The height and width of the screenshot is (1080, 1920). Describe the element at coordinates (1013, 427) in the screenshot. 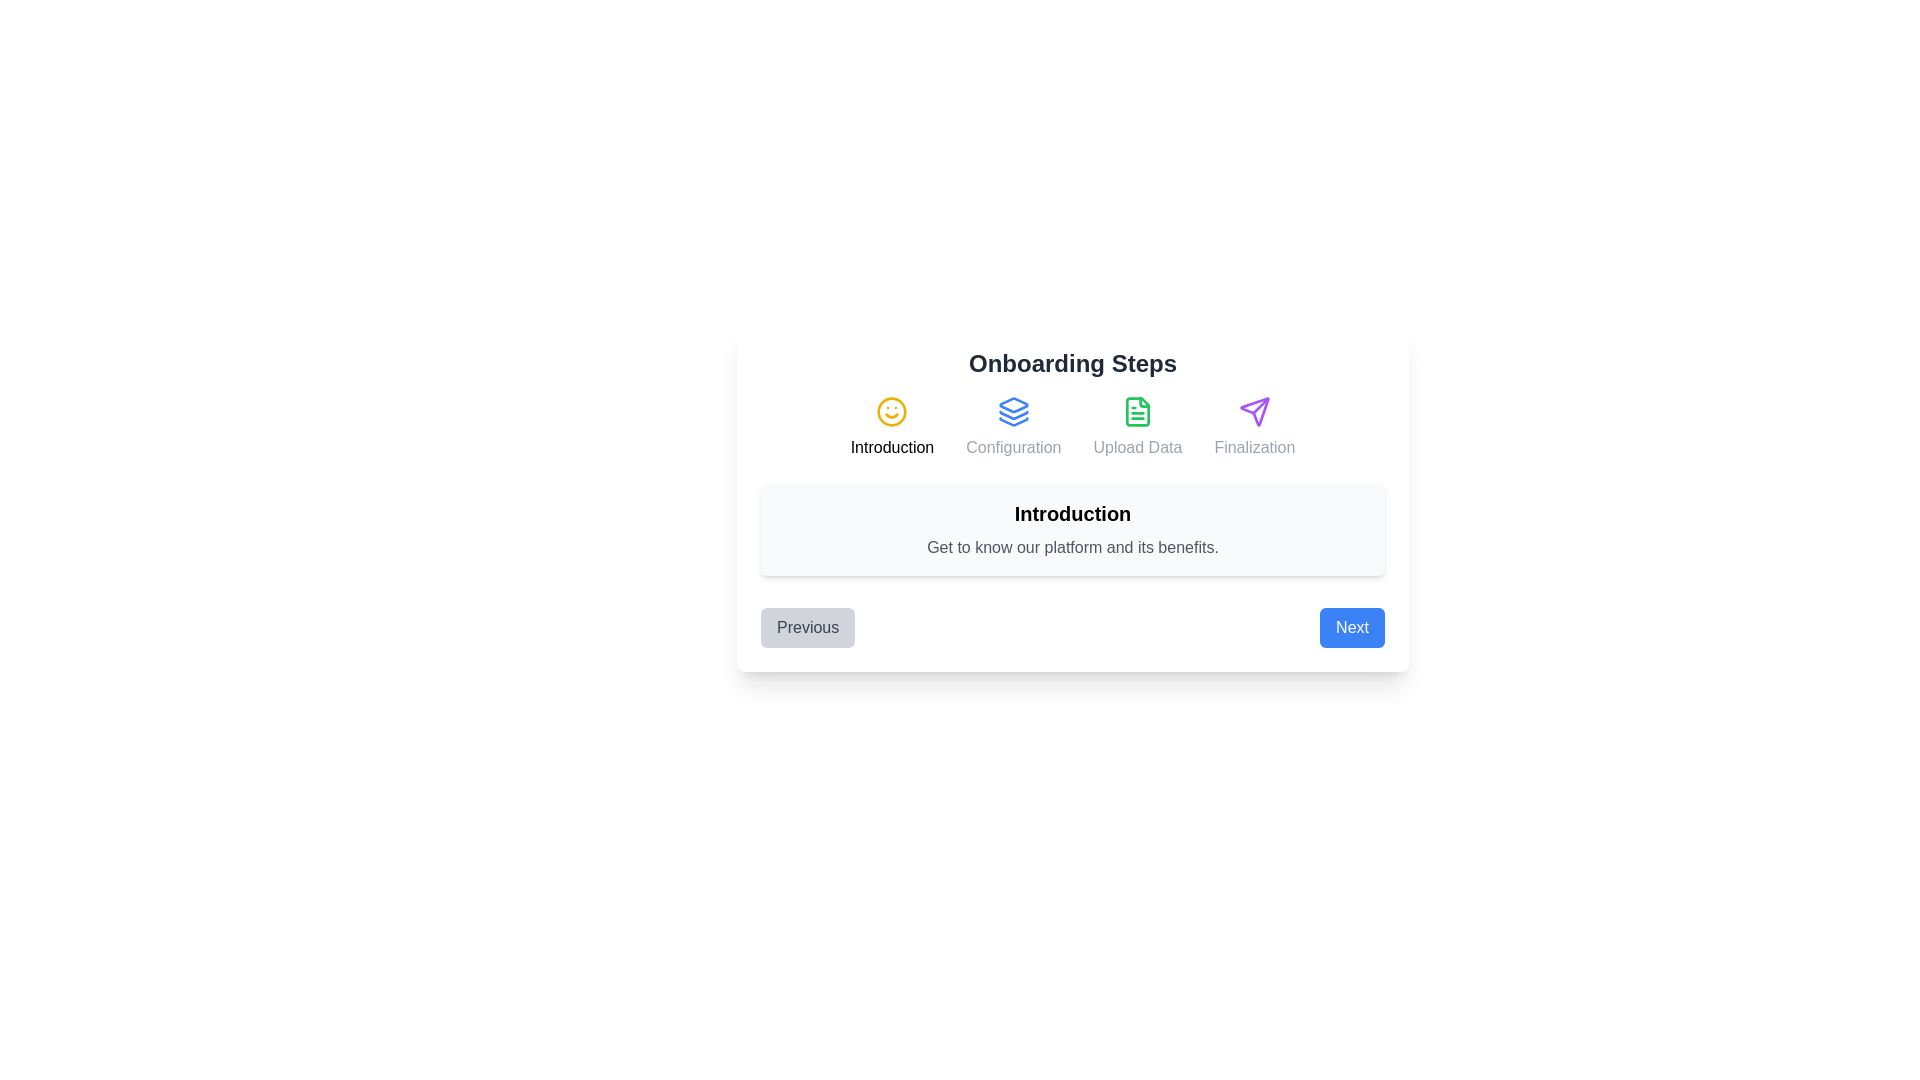

I see `the Navigation step indicator for 'Configuration' in the onboarding process` at that location.